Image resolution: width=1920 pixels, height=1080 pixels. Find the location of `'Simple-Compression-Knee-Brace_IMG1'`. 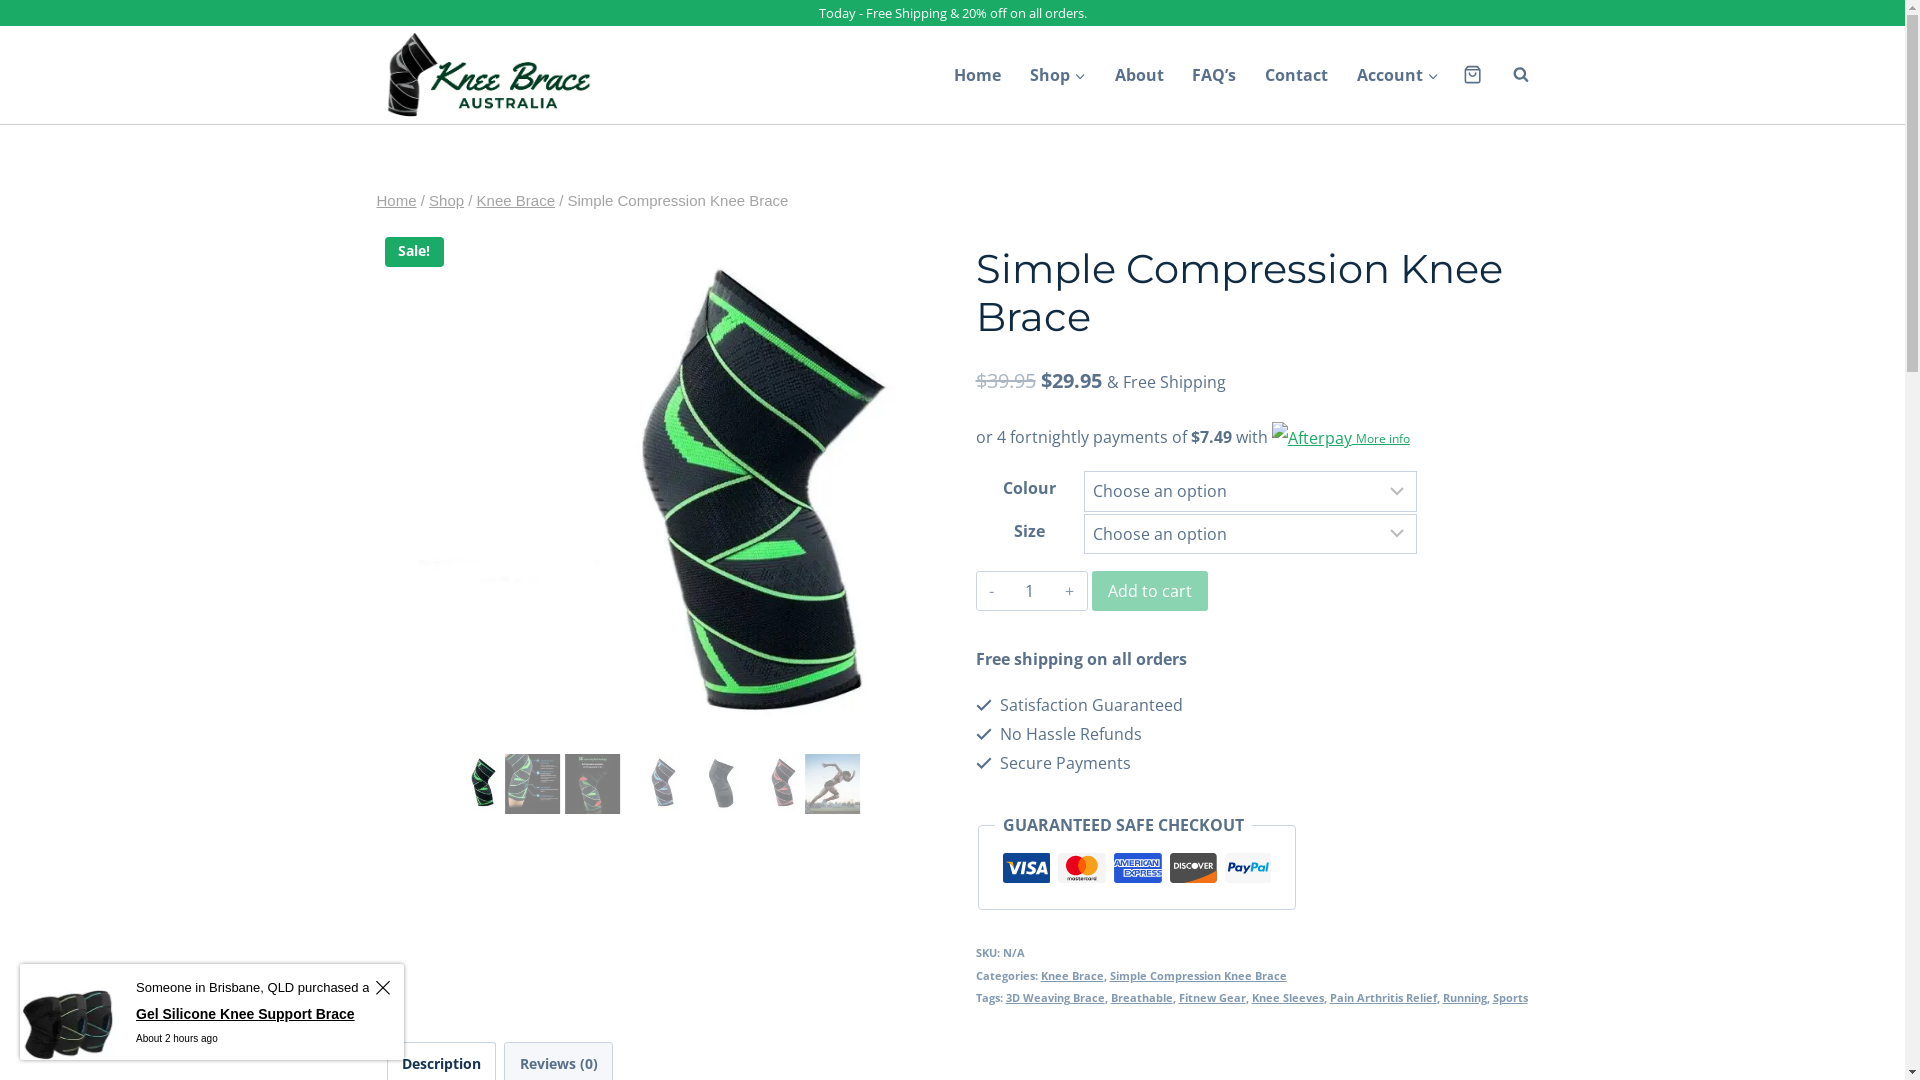

'Simple-Compression-Knee-Brace_IMG1' is located at coordinates (652, 504).